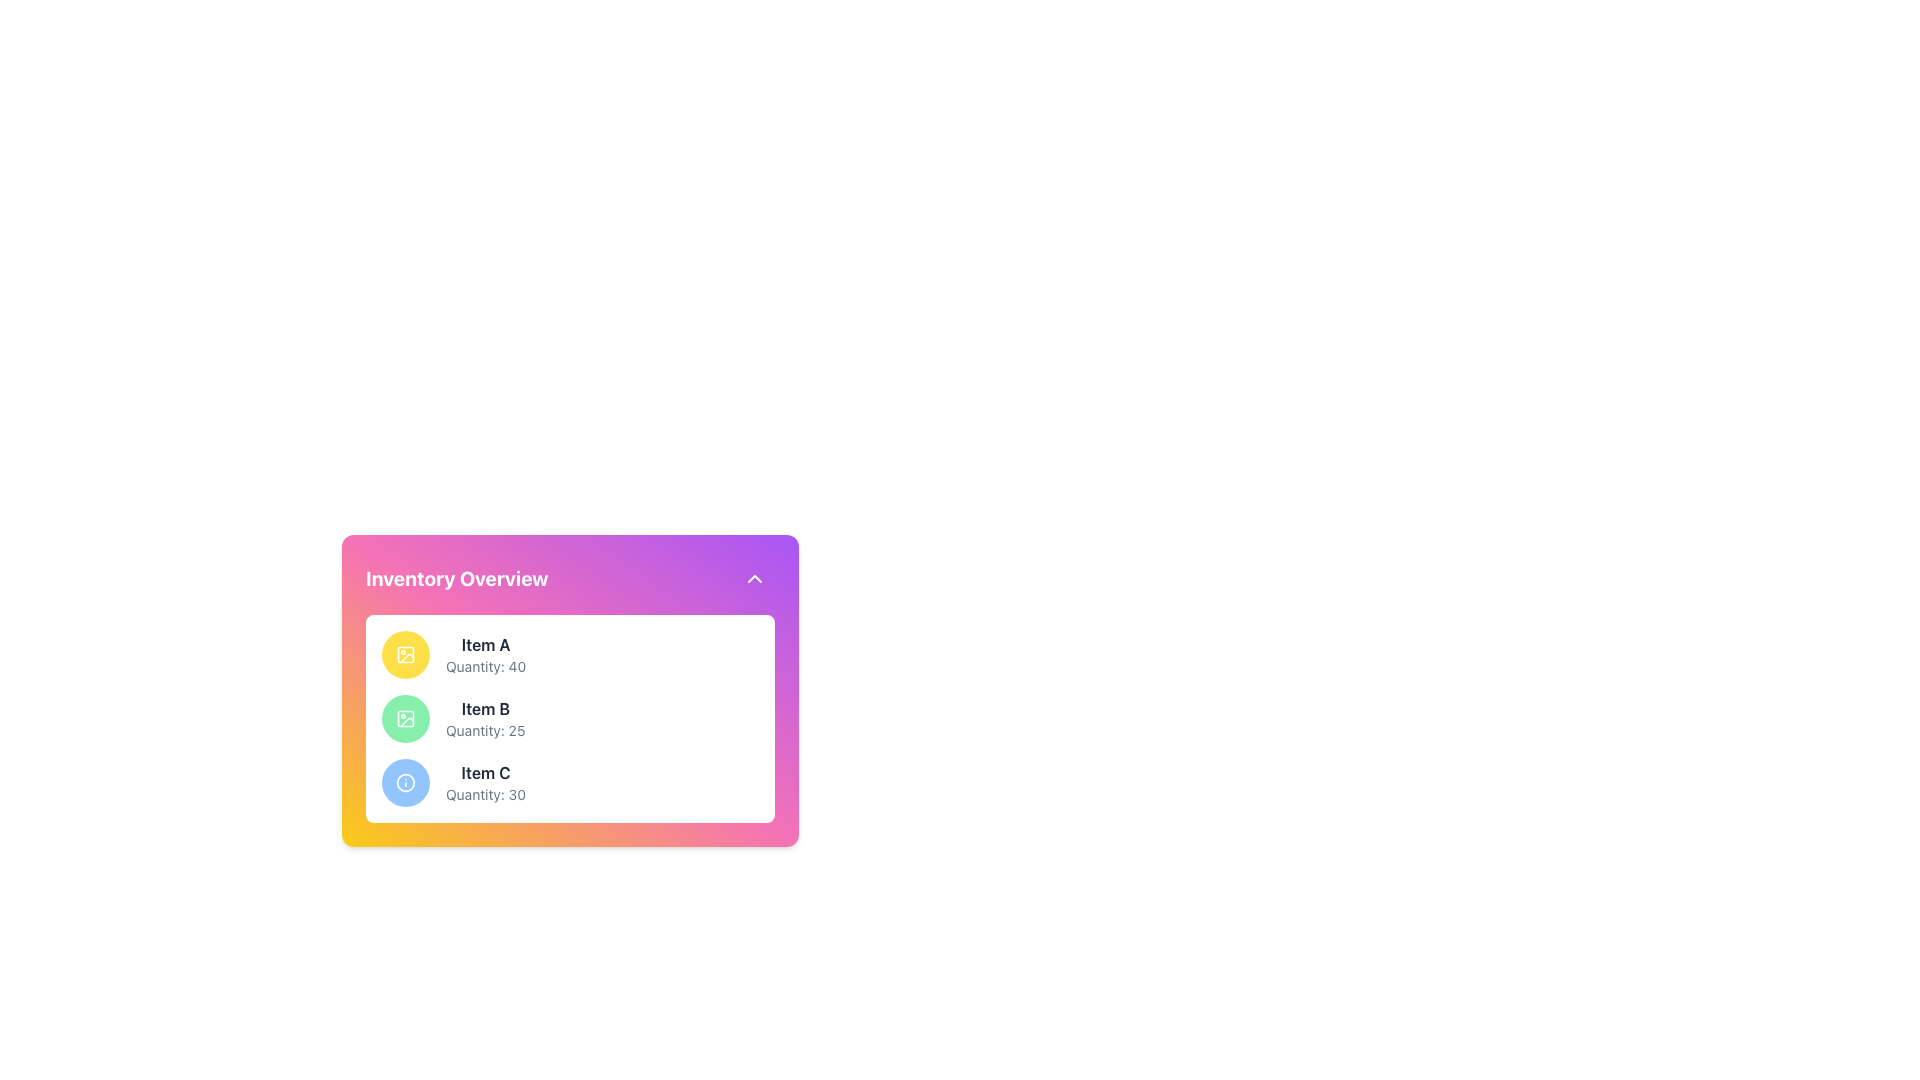  What do you see at coordinates (405, 655) in the screenshot?
I see `the graphical icon component representing 'Item A' in the Inventory Overview panel, located to the left of 'Item A'` at bounding box center [405, 655].